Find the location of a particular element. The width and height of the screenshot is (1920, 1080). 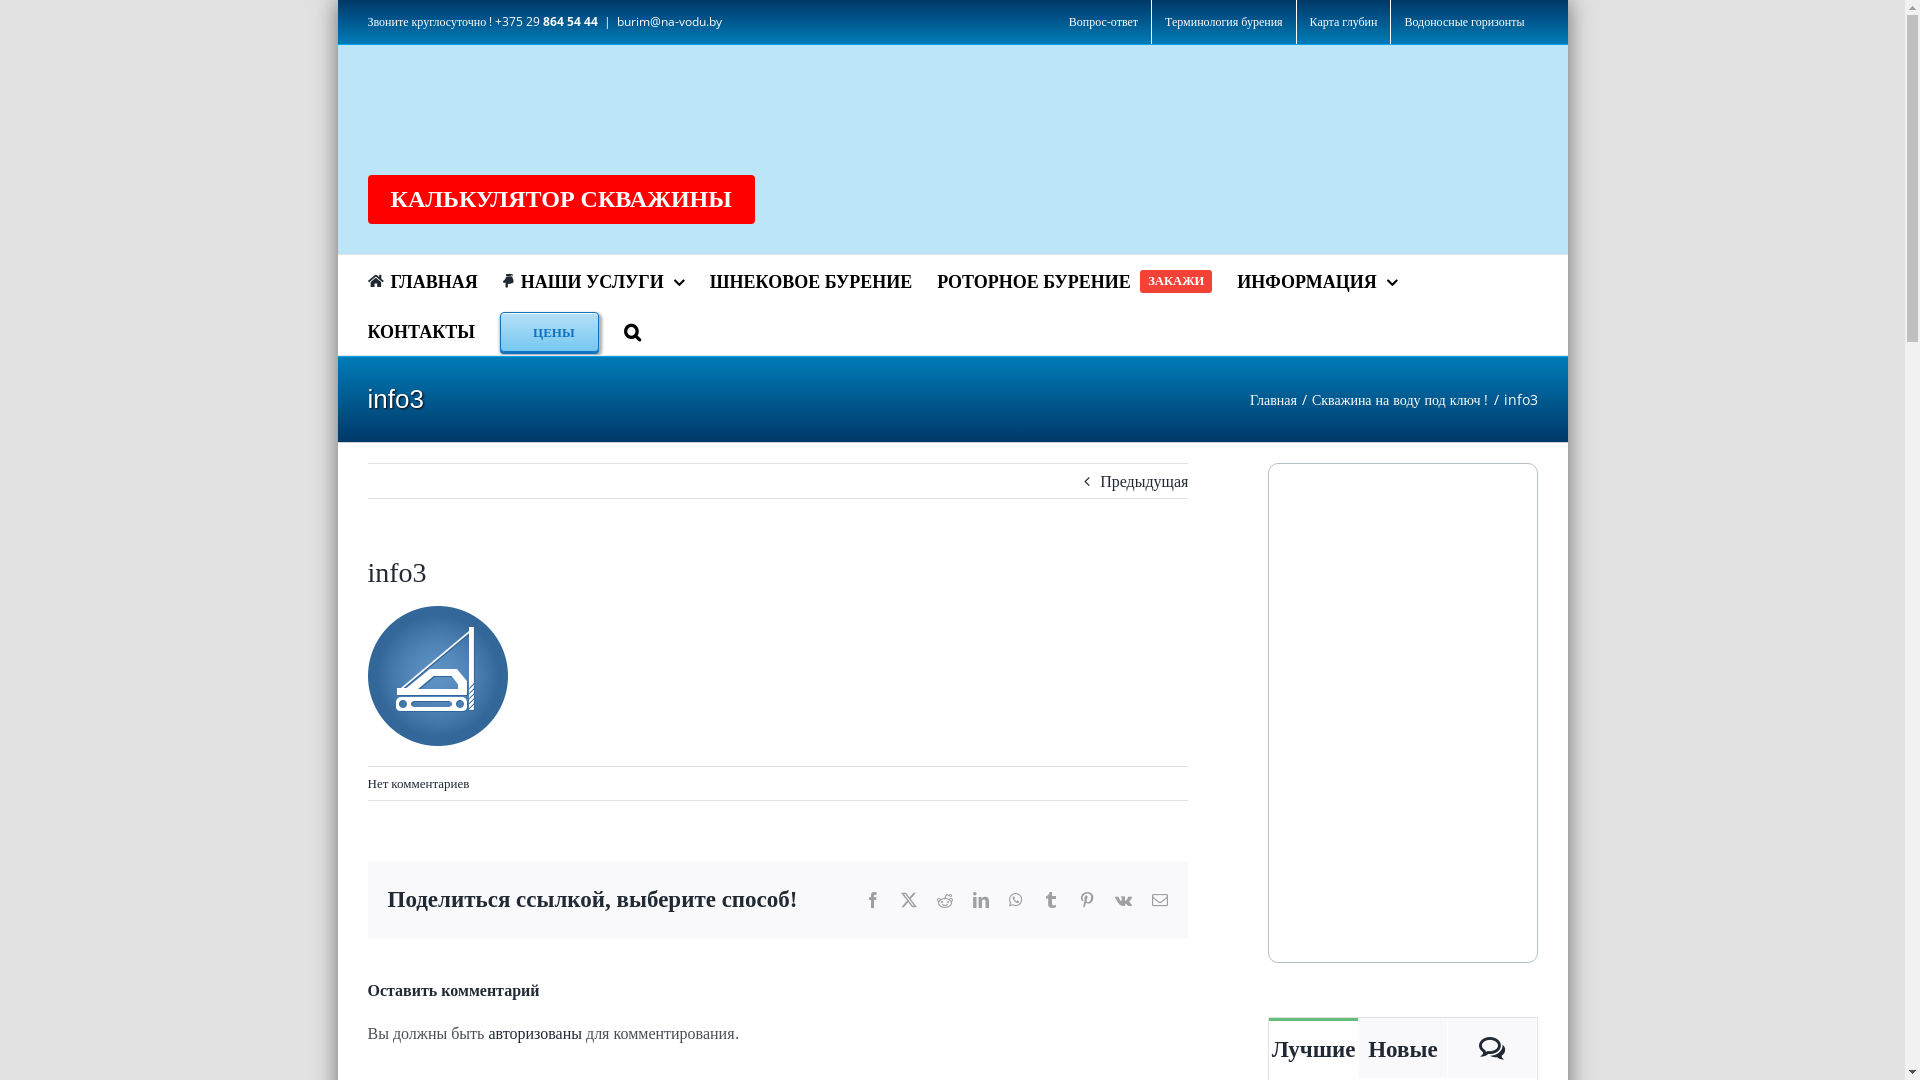

'burim@na-vodu.by' is located at coordinates (669, 21).